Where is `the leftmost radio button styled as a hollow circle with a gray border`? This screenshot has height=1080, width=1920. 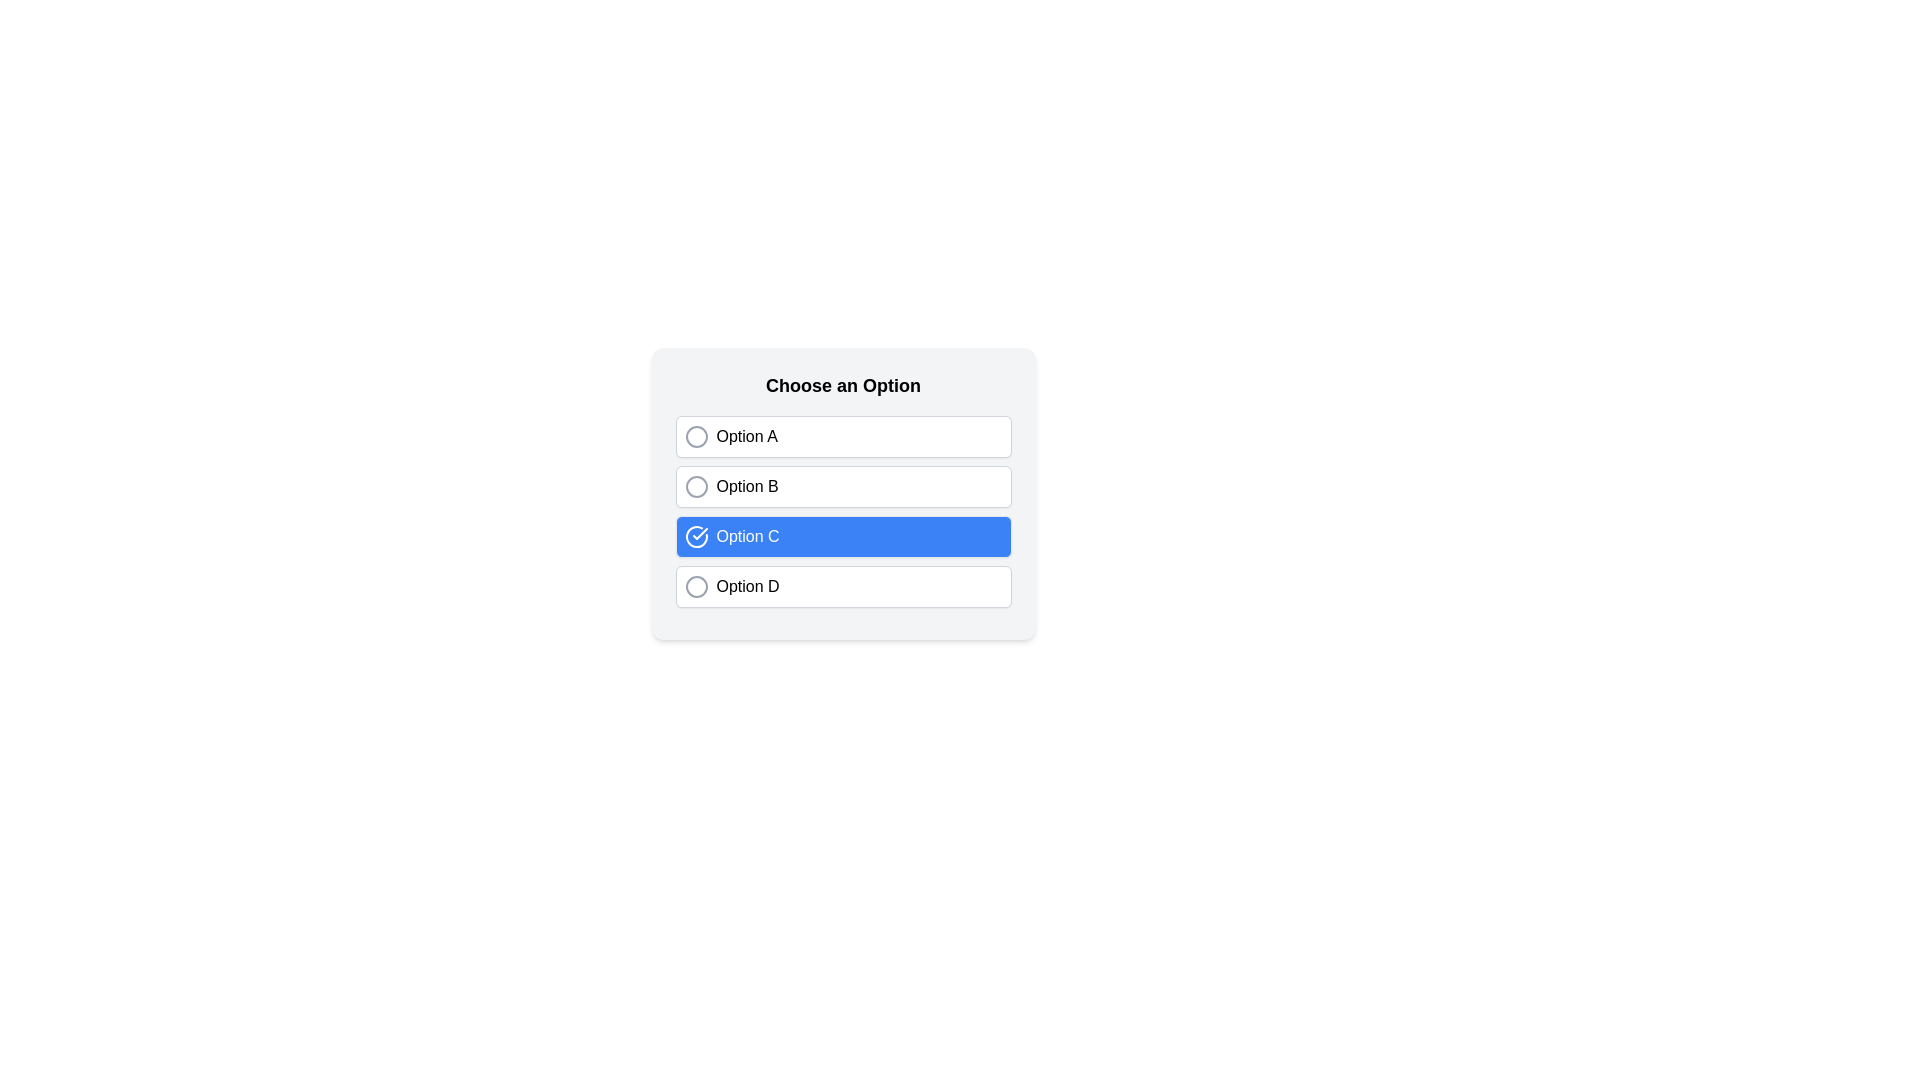 the leftmost radio button styled as a hollow circle with a gray border is located at coordinates (696, 585).